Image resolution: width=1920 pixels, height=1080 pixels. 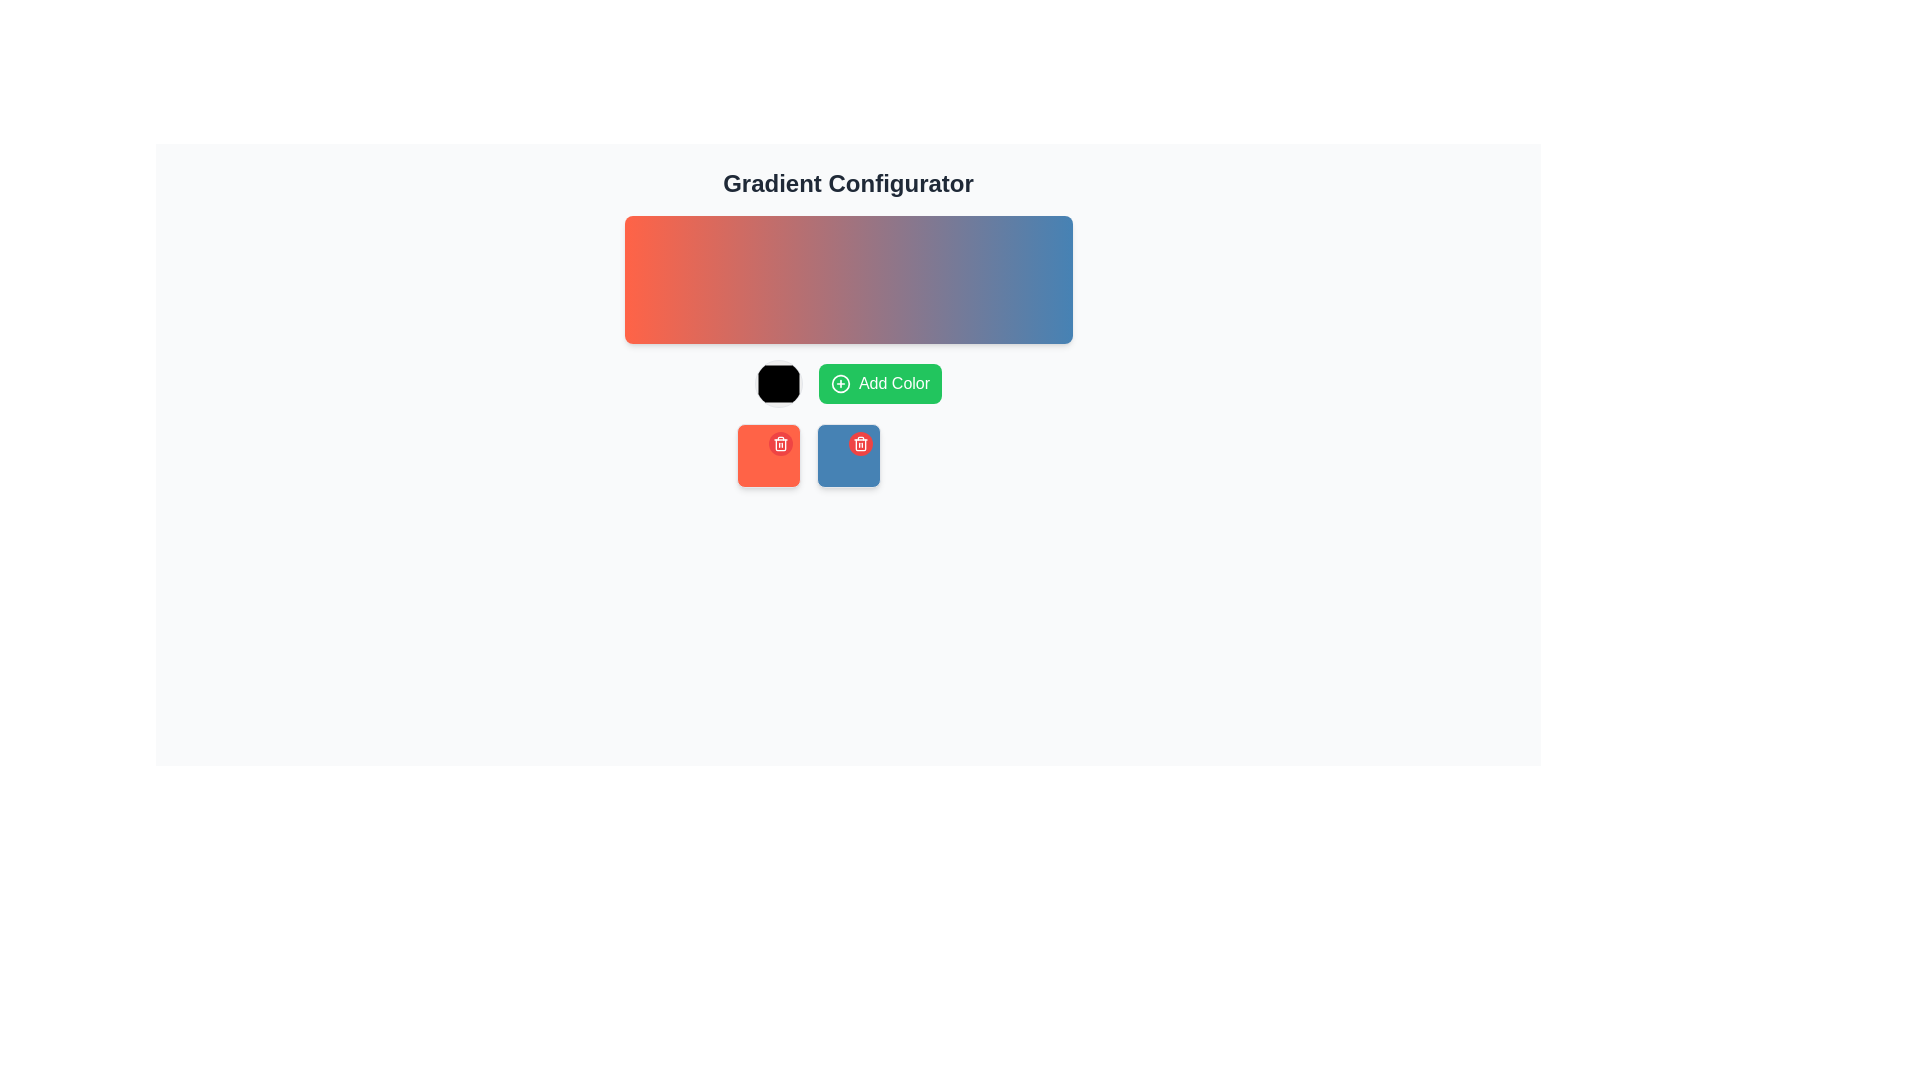 What do you see at coordinates (767, 455) in the screenshot?
I see `the trash icon on the leftmost color block in the gradient configurator` at bounding box center [767, 455].